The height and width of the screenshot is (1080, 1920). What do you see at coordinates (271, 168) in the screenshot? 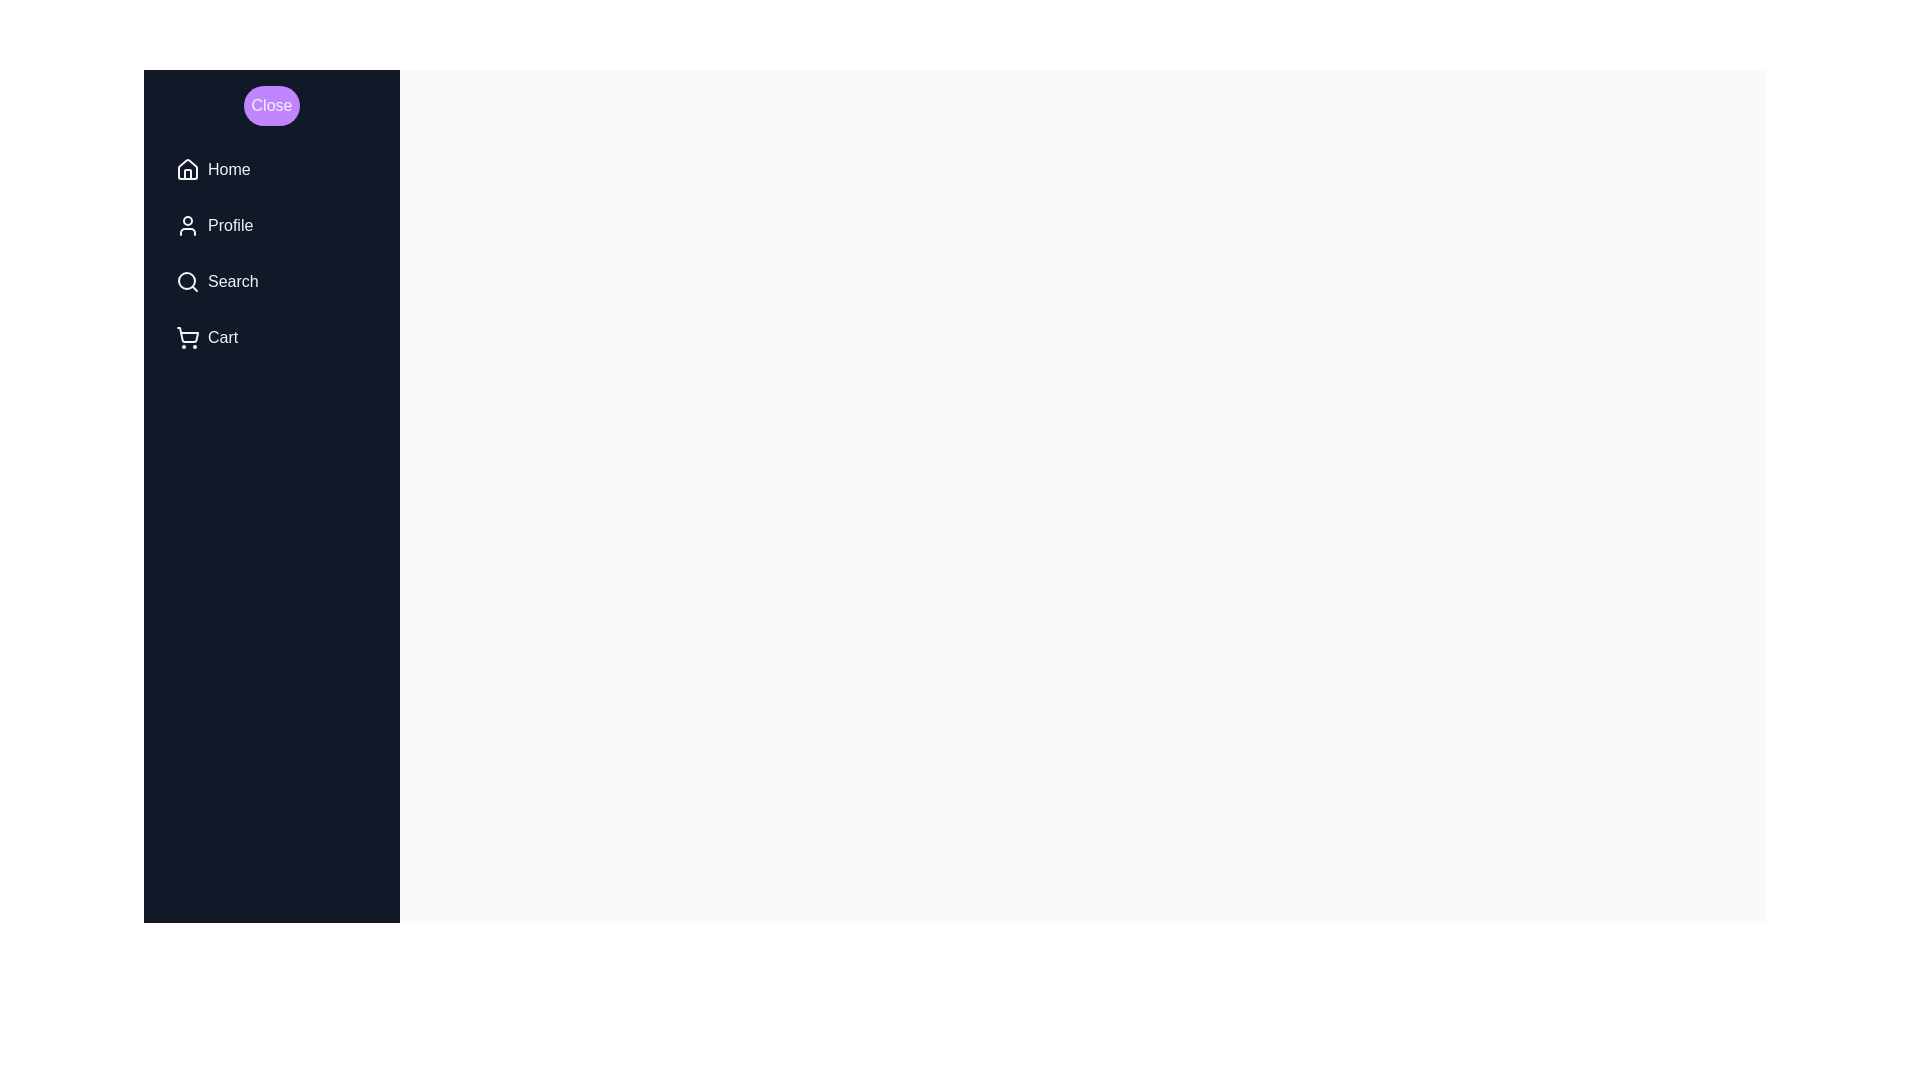
I see `the menu item Home to select it` at bounding box center [271, 168].